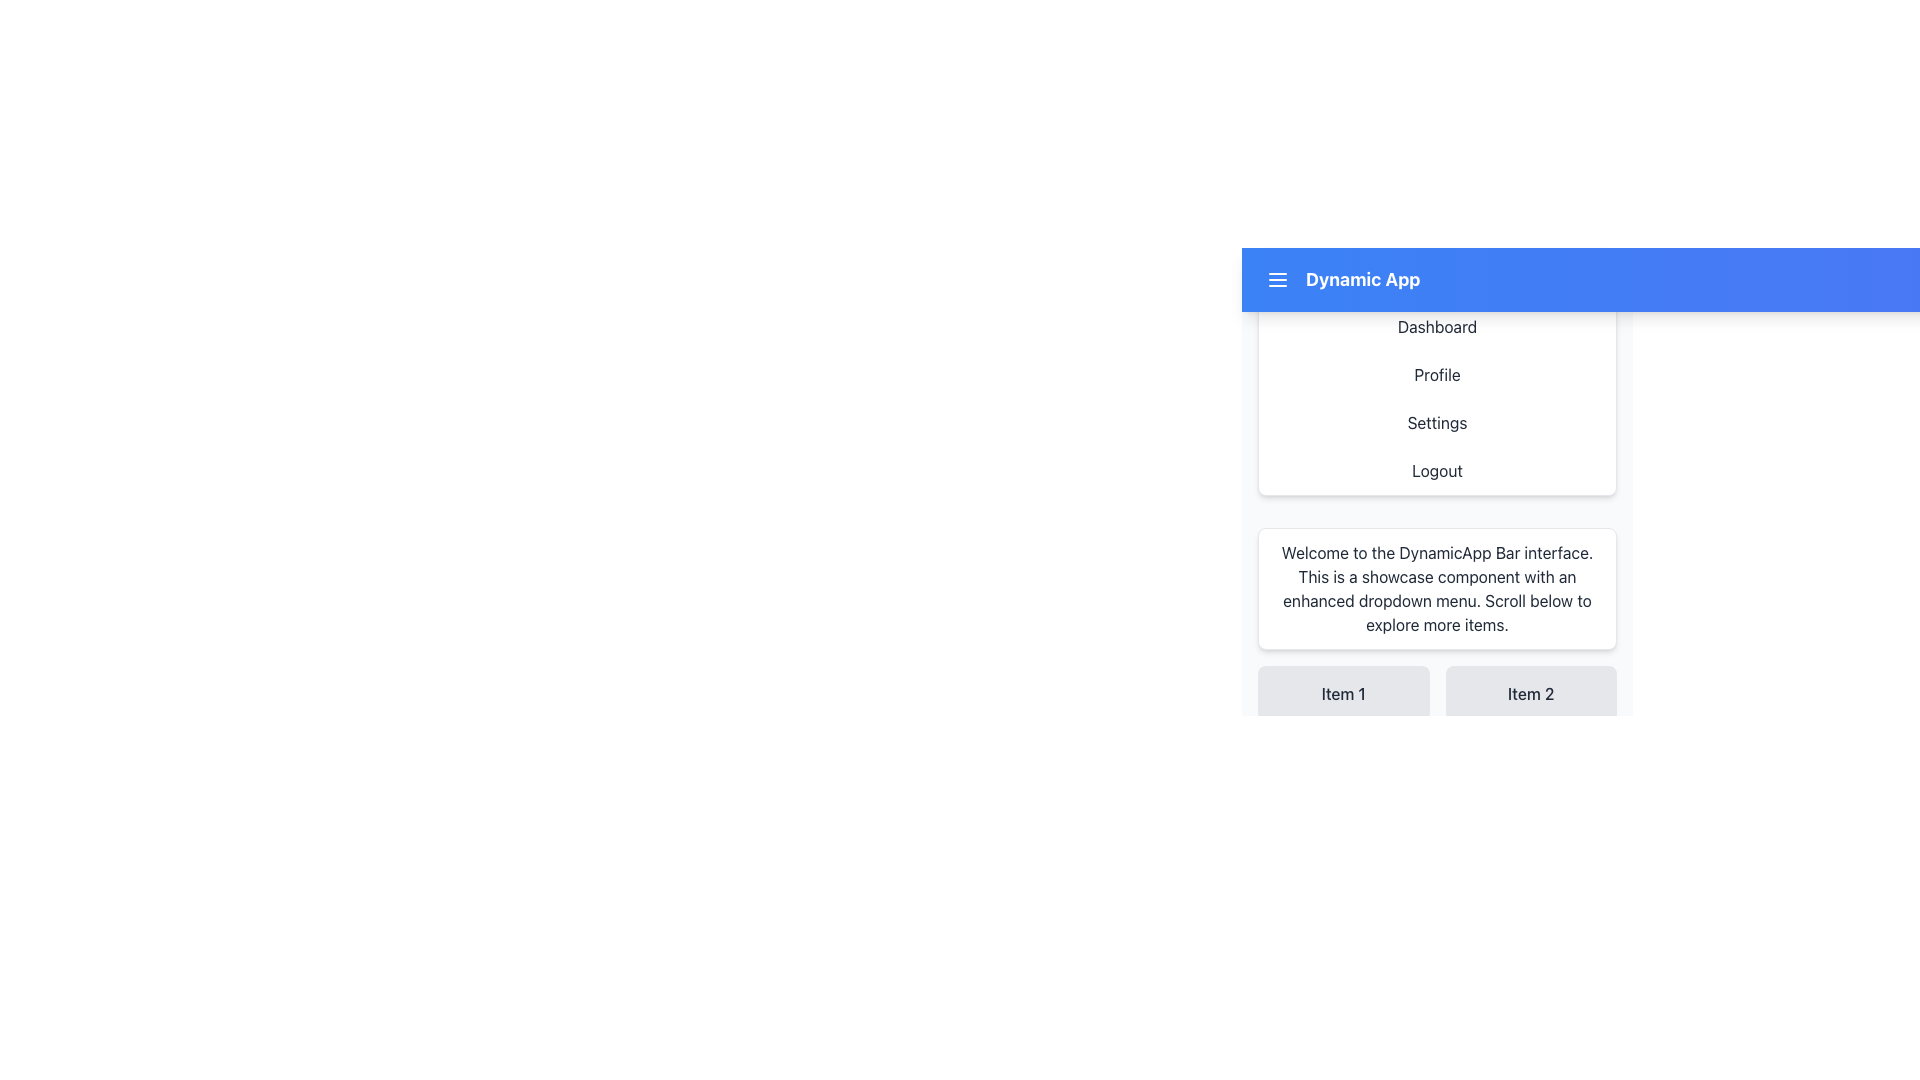  I want to click on the 'Logout' button, which is a single line of text located at the bottom of the vertical menu list, directly underneath the 'Settings' option, so click(1436, 470).